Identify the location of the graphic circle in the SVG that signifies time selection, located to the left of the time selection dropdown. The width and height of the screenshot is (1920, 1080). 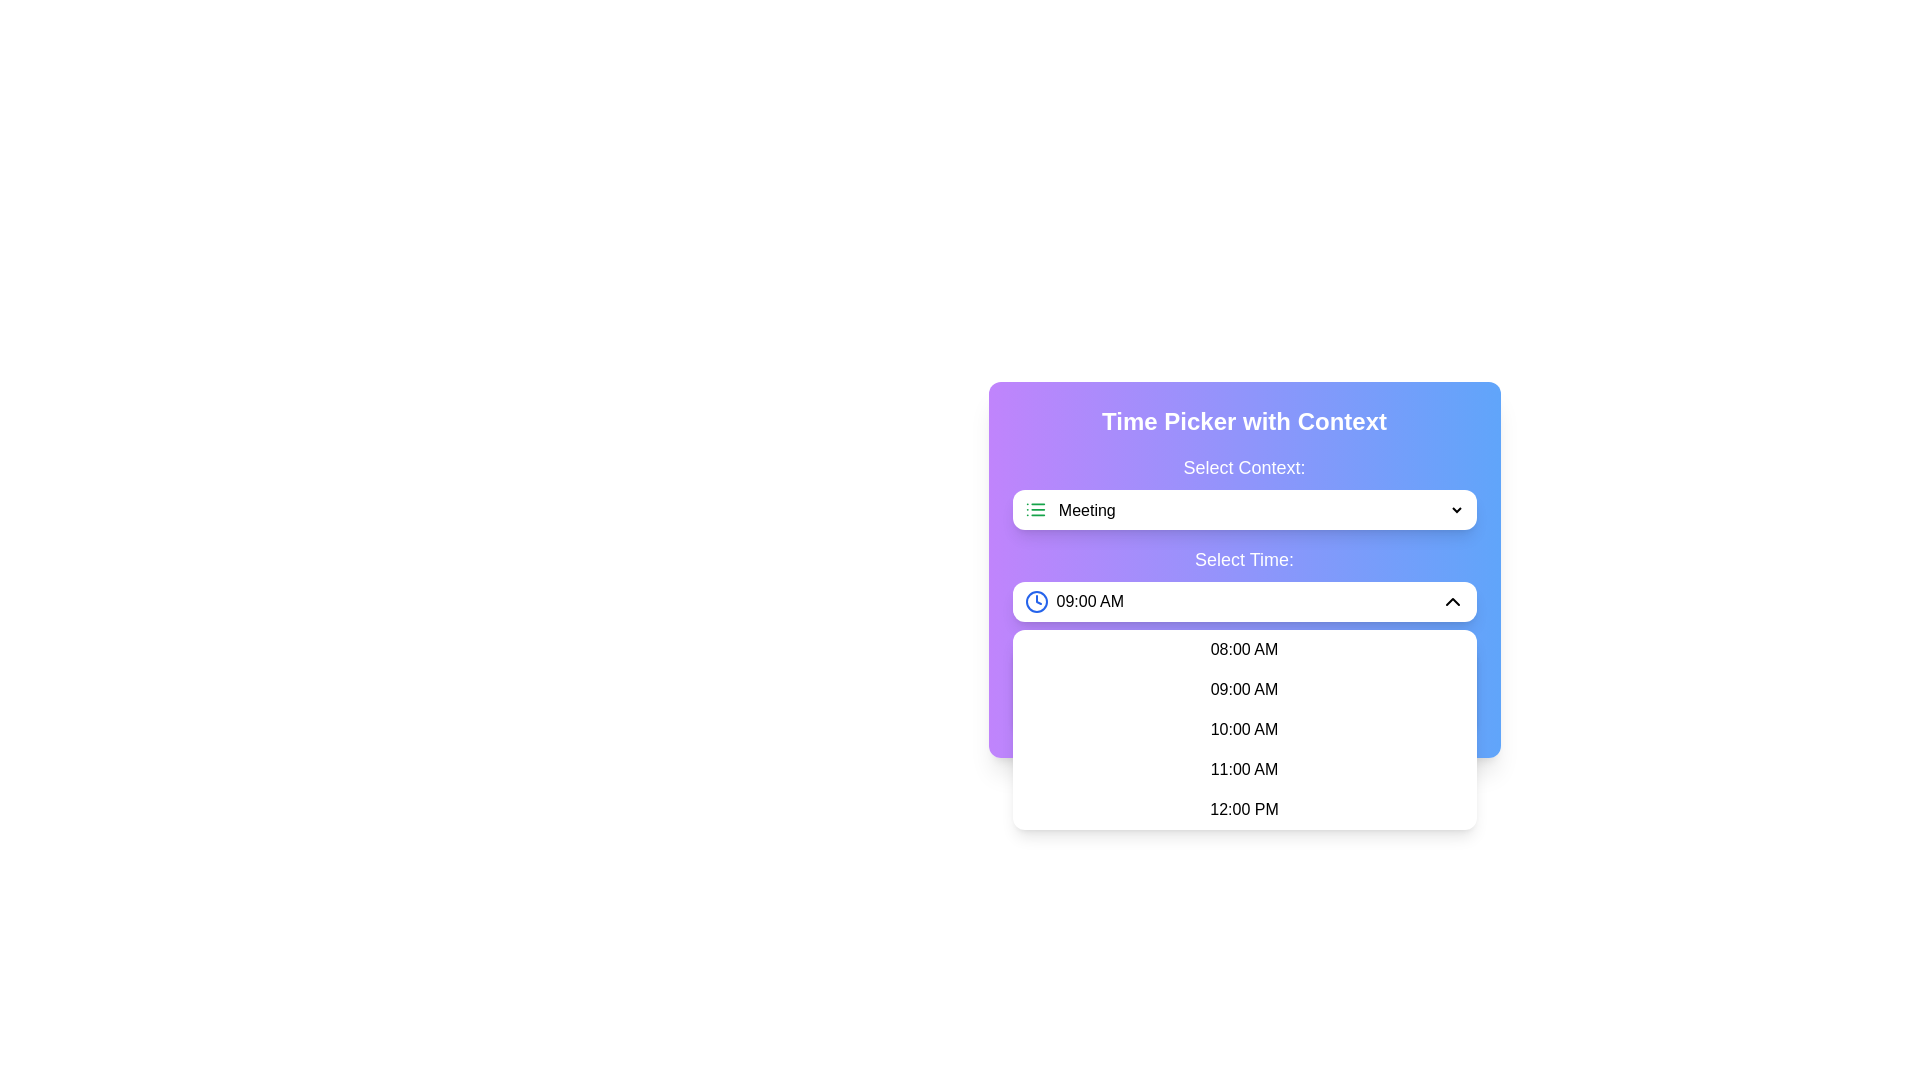
(1036, 600).